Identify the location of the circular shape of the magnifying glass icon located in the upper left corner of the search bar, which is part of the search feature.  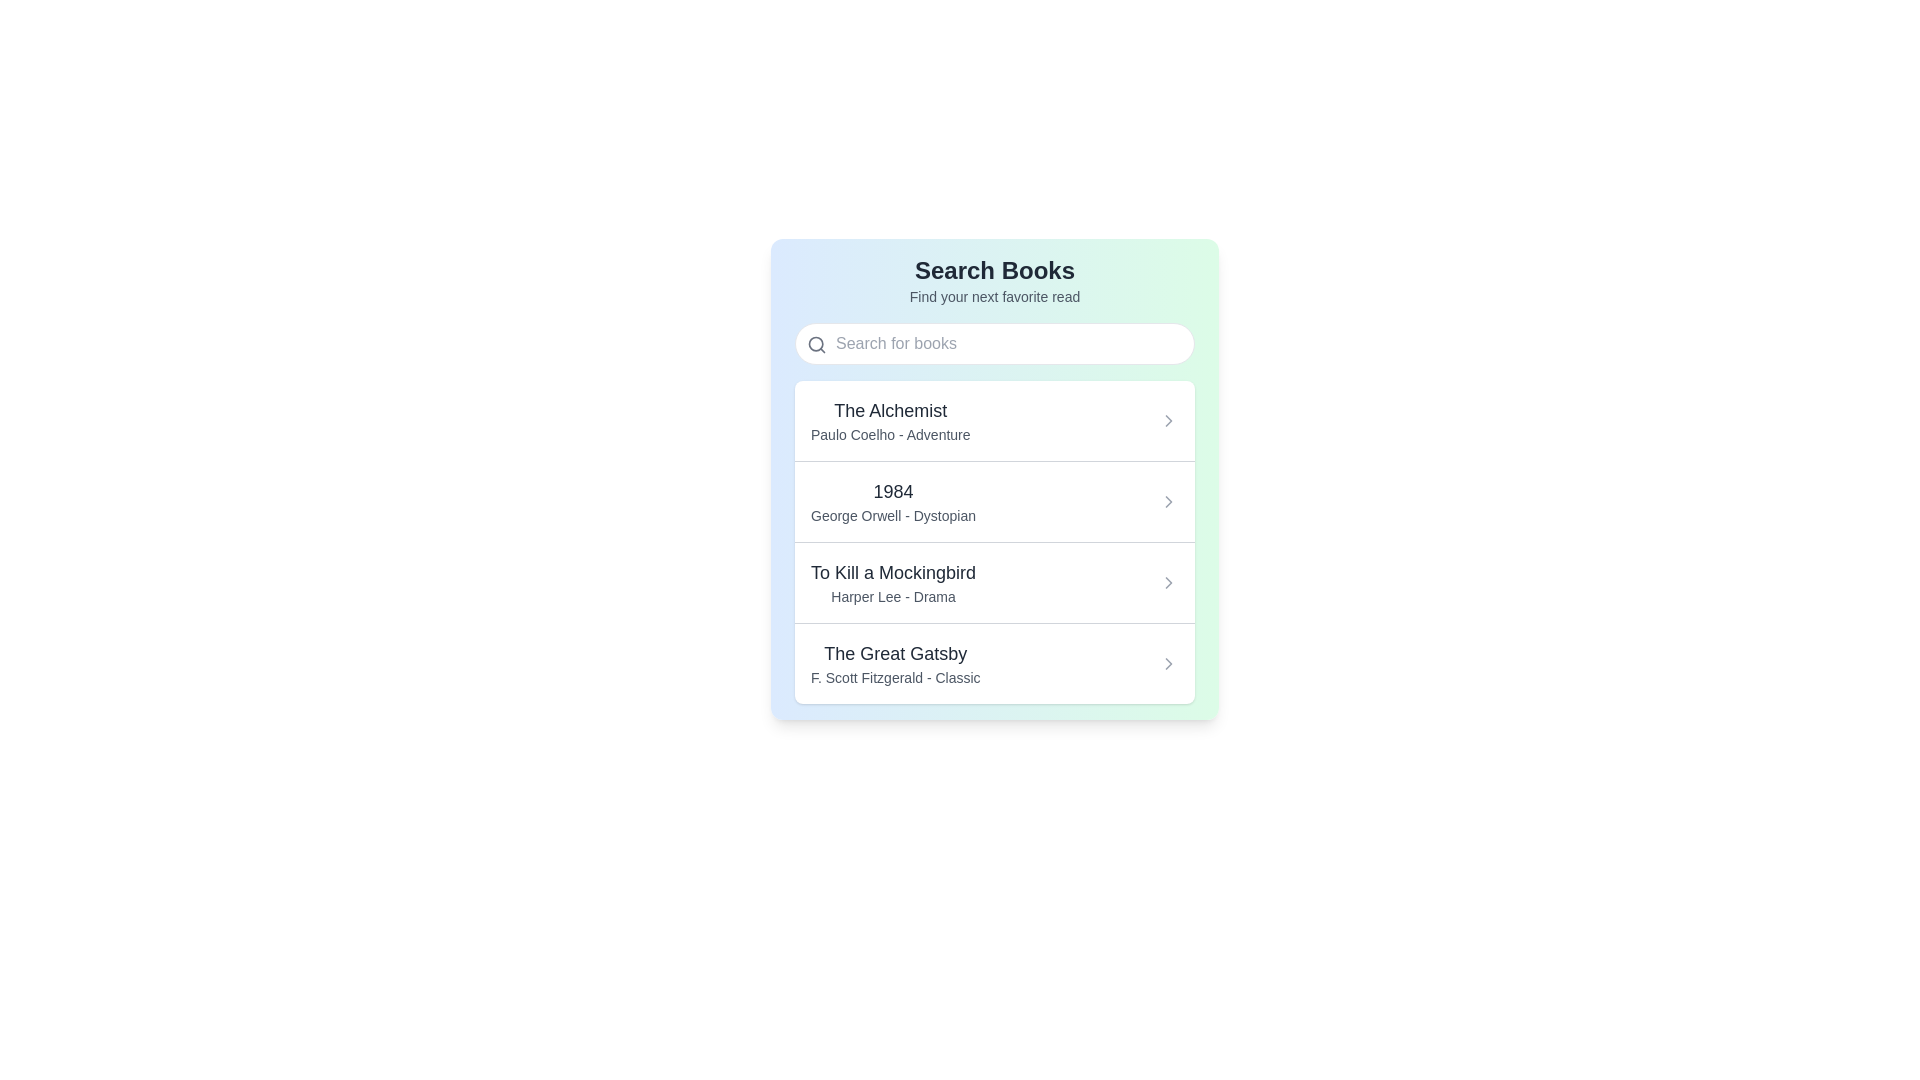
(816, 343).